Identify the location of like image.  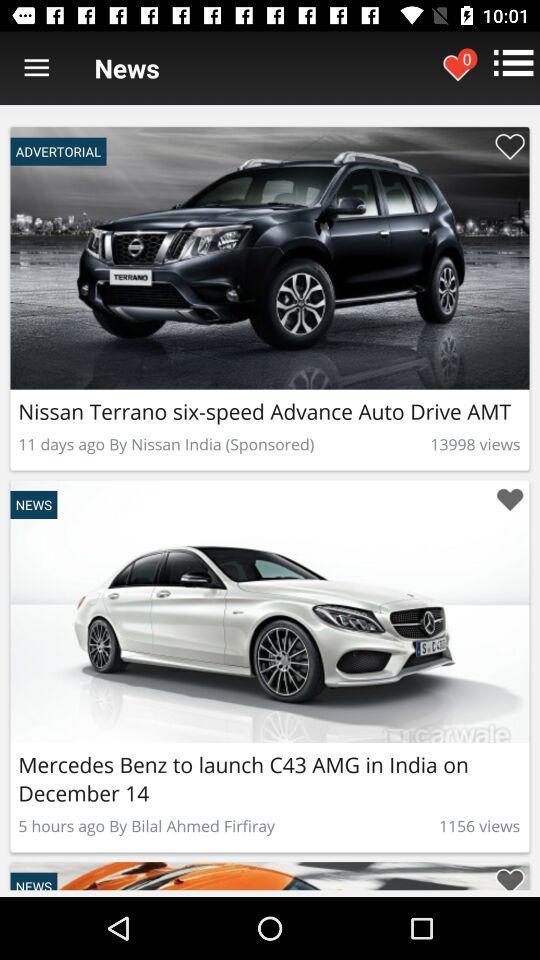
(509, 499).